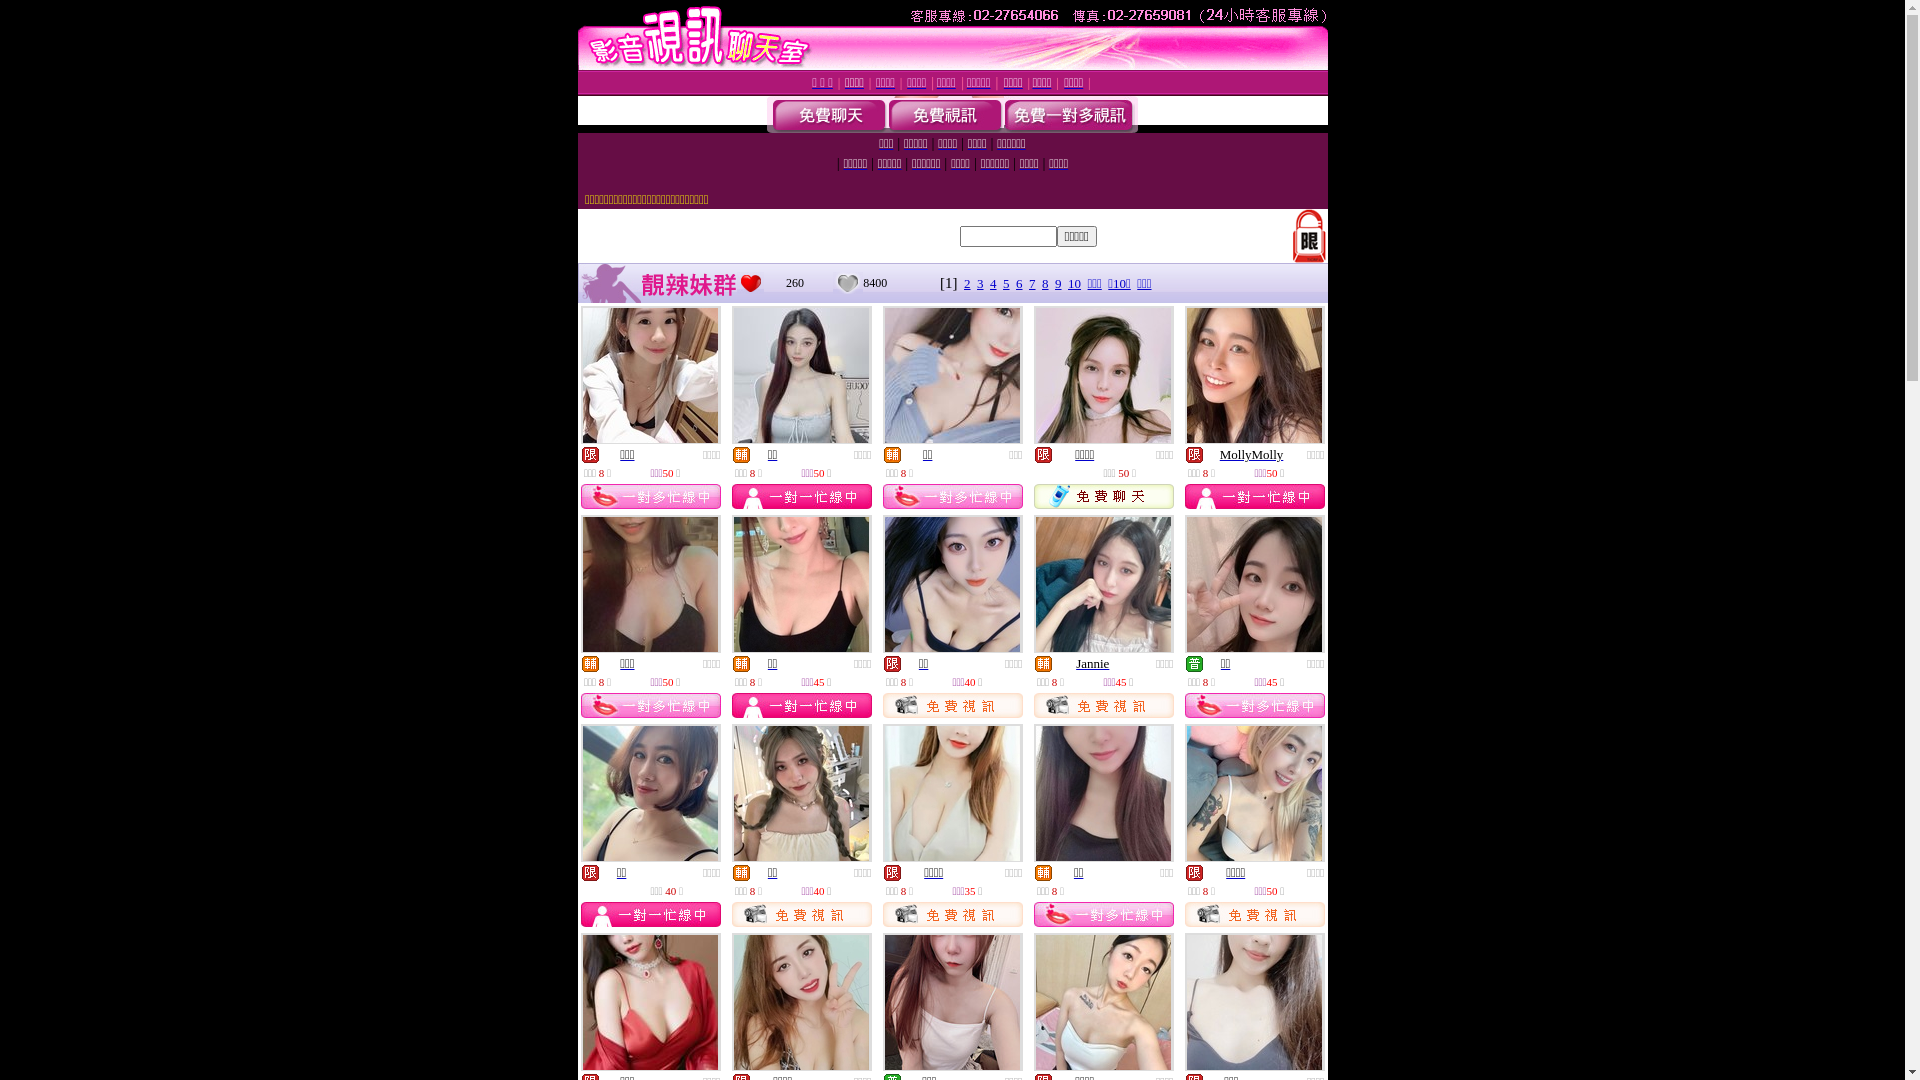 This screenshot has height=1080, width=1920. I want to click on '6', so click(1019, 283).